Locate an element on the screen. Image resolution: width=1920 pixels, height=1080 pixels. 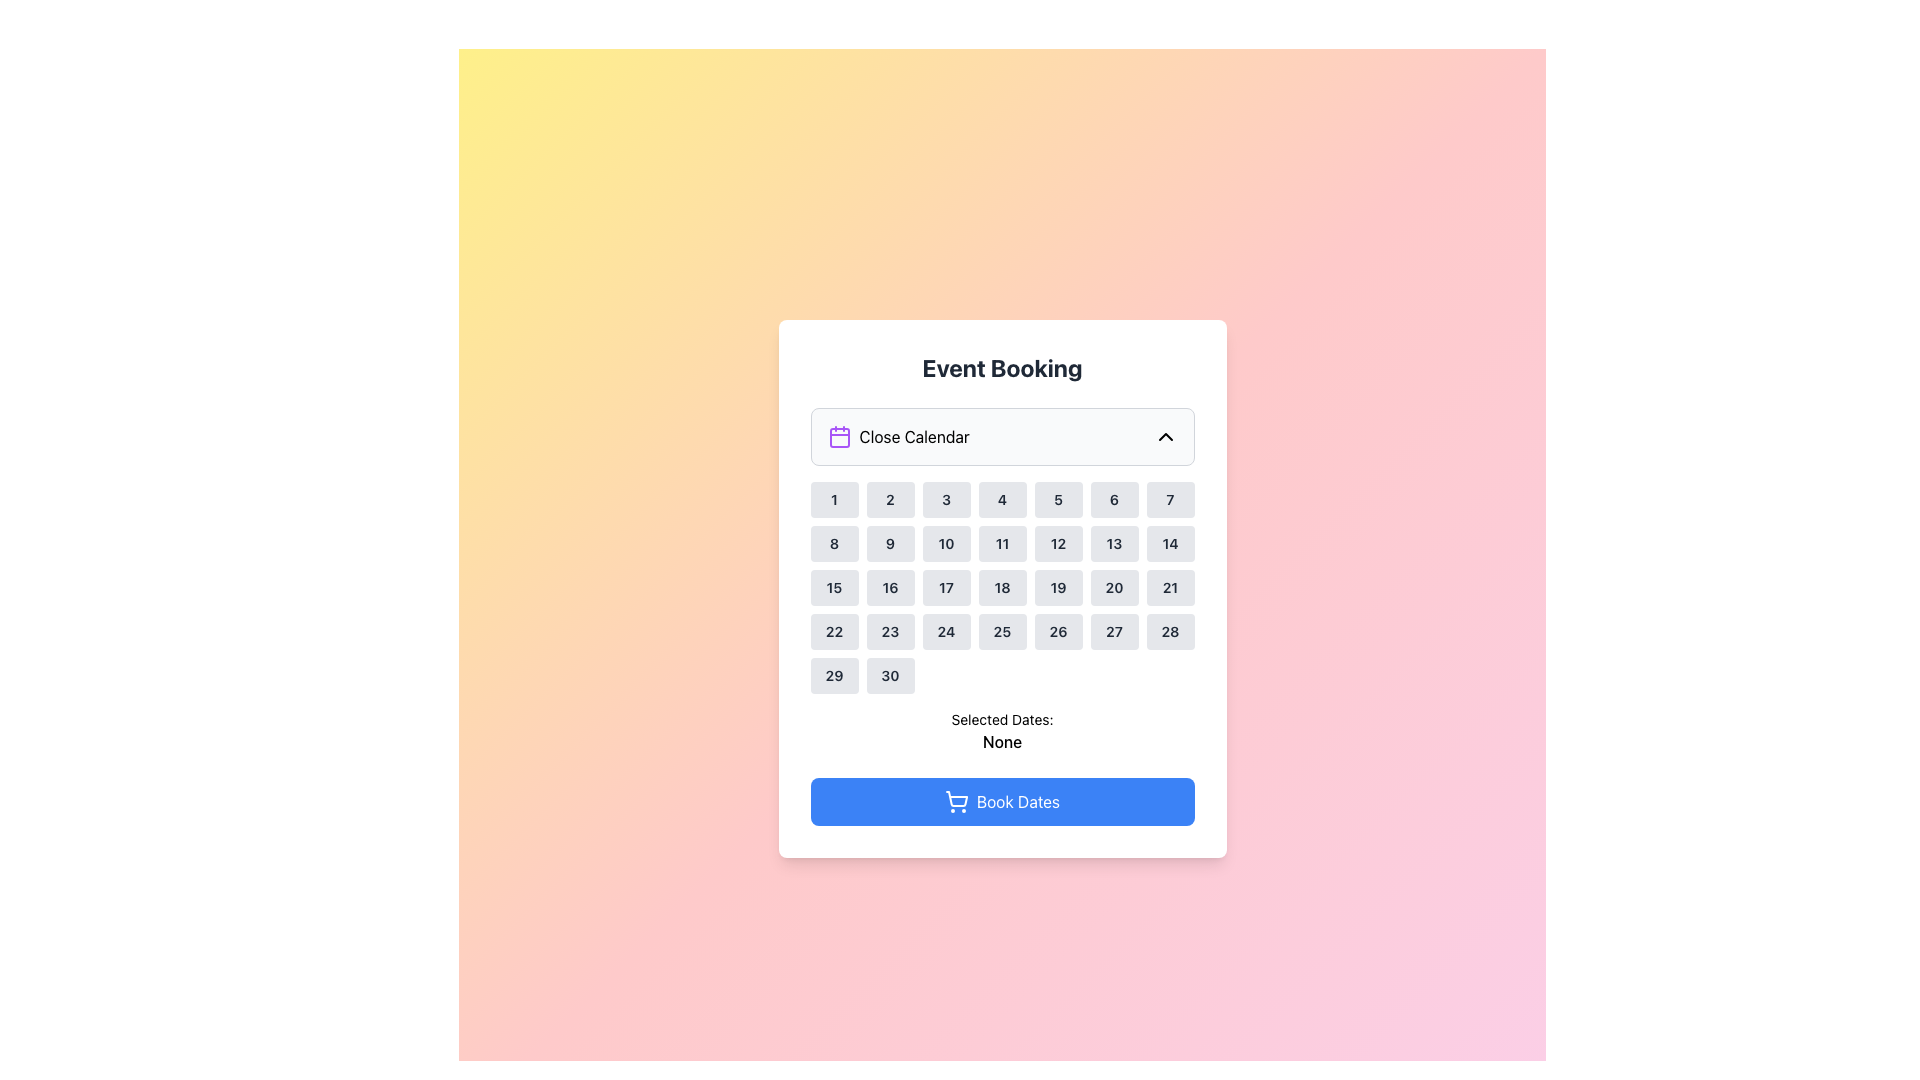
the small, rounded rectangular button labeled '22' located in the 4th row and 1st column of the grid under 'Event Booking' is located at coordinates (834, 632).